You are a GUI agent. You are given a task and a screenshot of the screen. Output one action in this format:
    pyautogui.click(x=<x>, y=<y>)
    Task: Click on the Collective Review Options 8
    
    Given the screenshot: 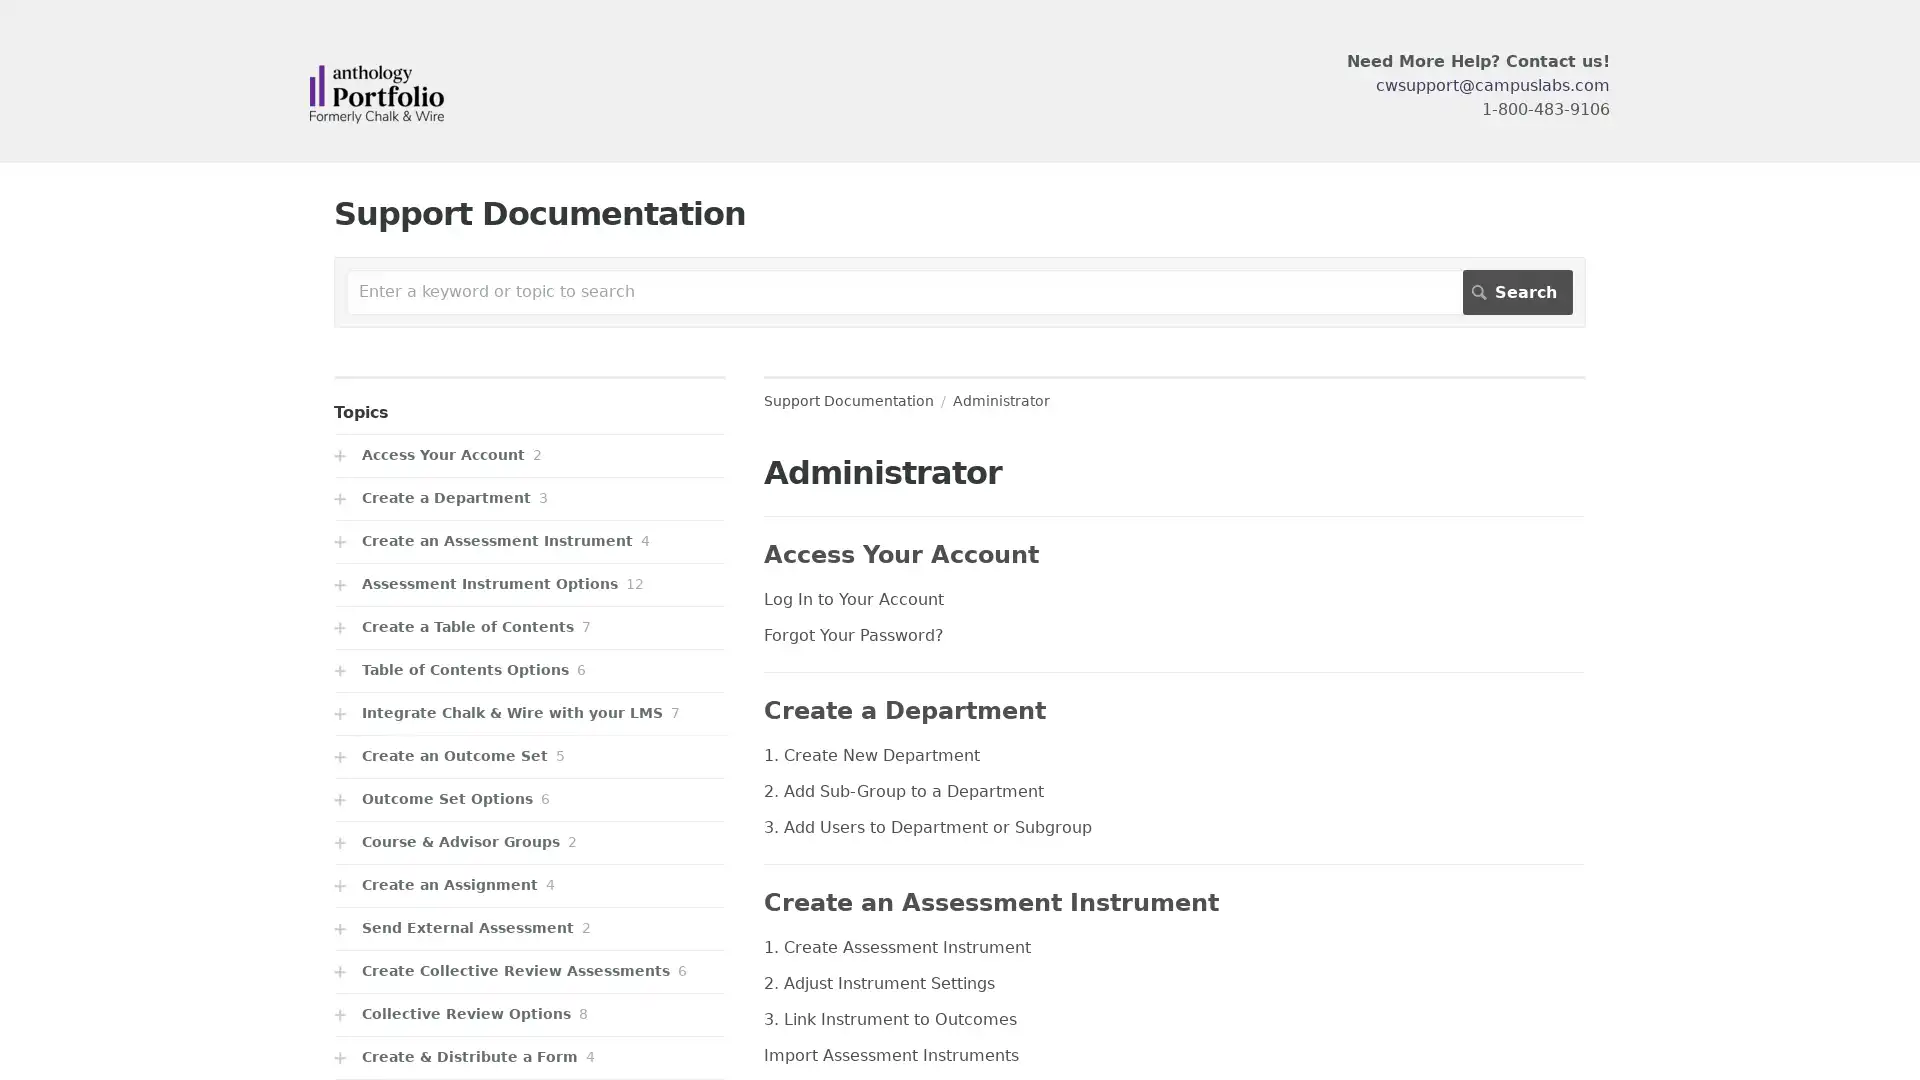 What is the action you would take?
    pyautogui.click(x=529, y=1014)
    